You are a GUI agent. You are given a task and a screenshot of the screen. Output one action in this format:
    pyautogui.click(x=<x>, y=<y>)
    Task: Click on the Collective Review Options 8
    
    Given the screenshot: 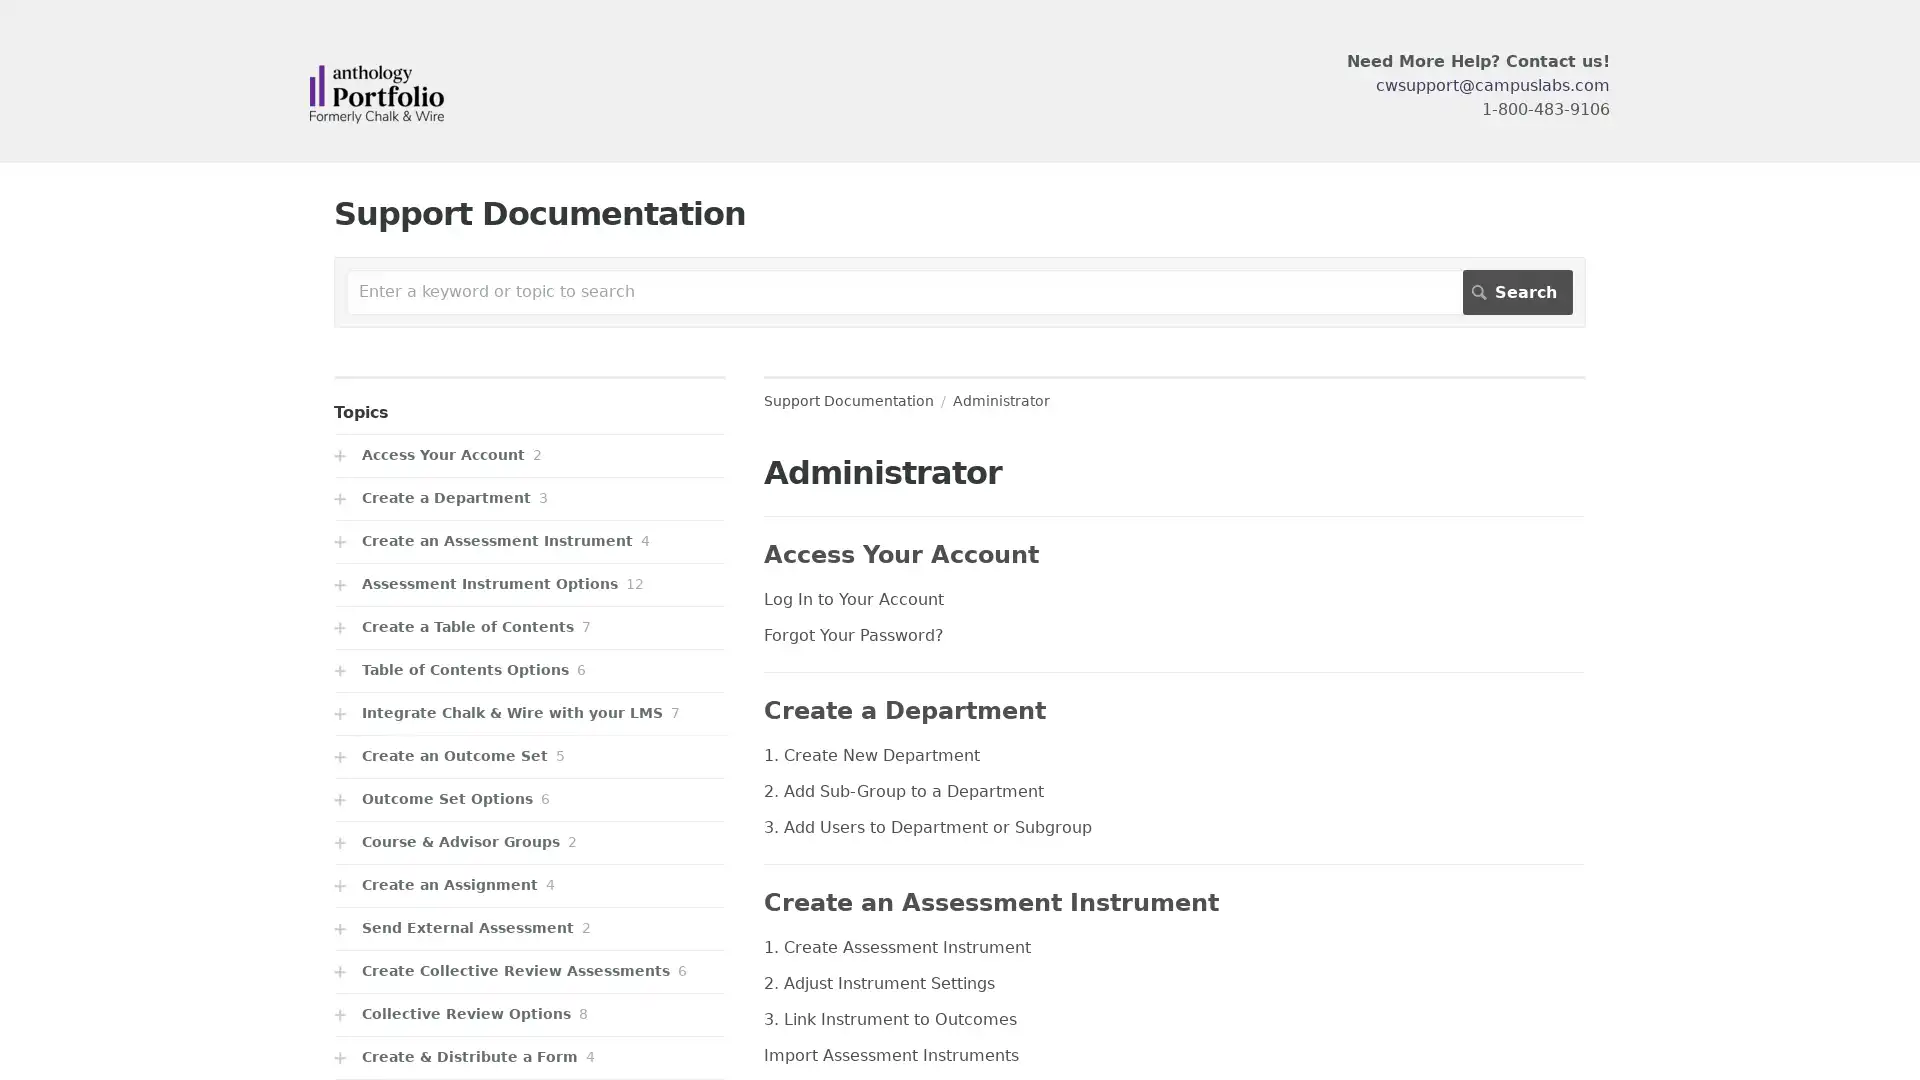 What is the action you would take?
    pyautogui.click(x=529, y=1014)
    